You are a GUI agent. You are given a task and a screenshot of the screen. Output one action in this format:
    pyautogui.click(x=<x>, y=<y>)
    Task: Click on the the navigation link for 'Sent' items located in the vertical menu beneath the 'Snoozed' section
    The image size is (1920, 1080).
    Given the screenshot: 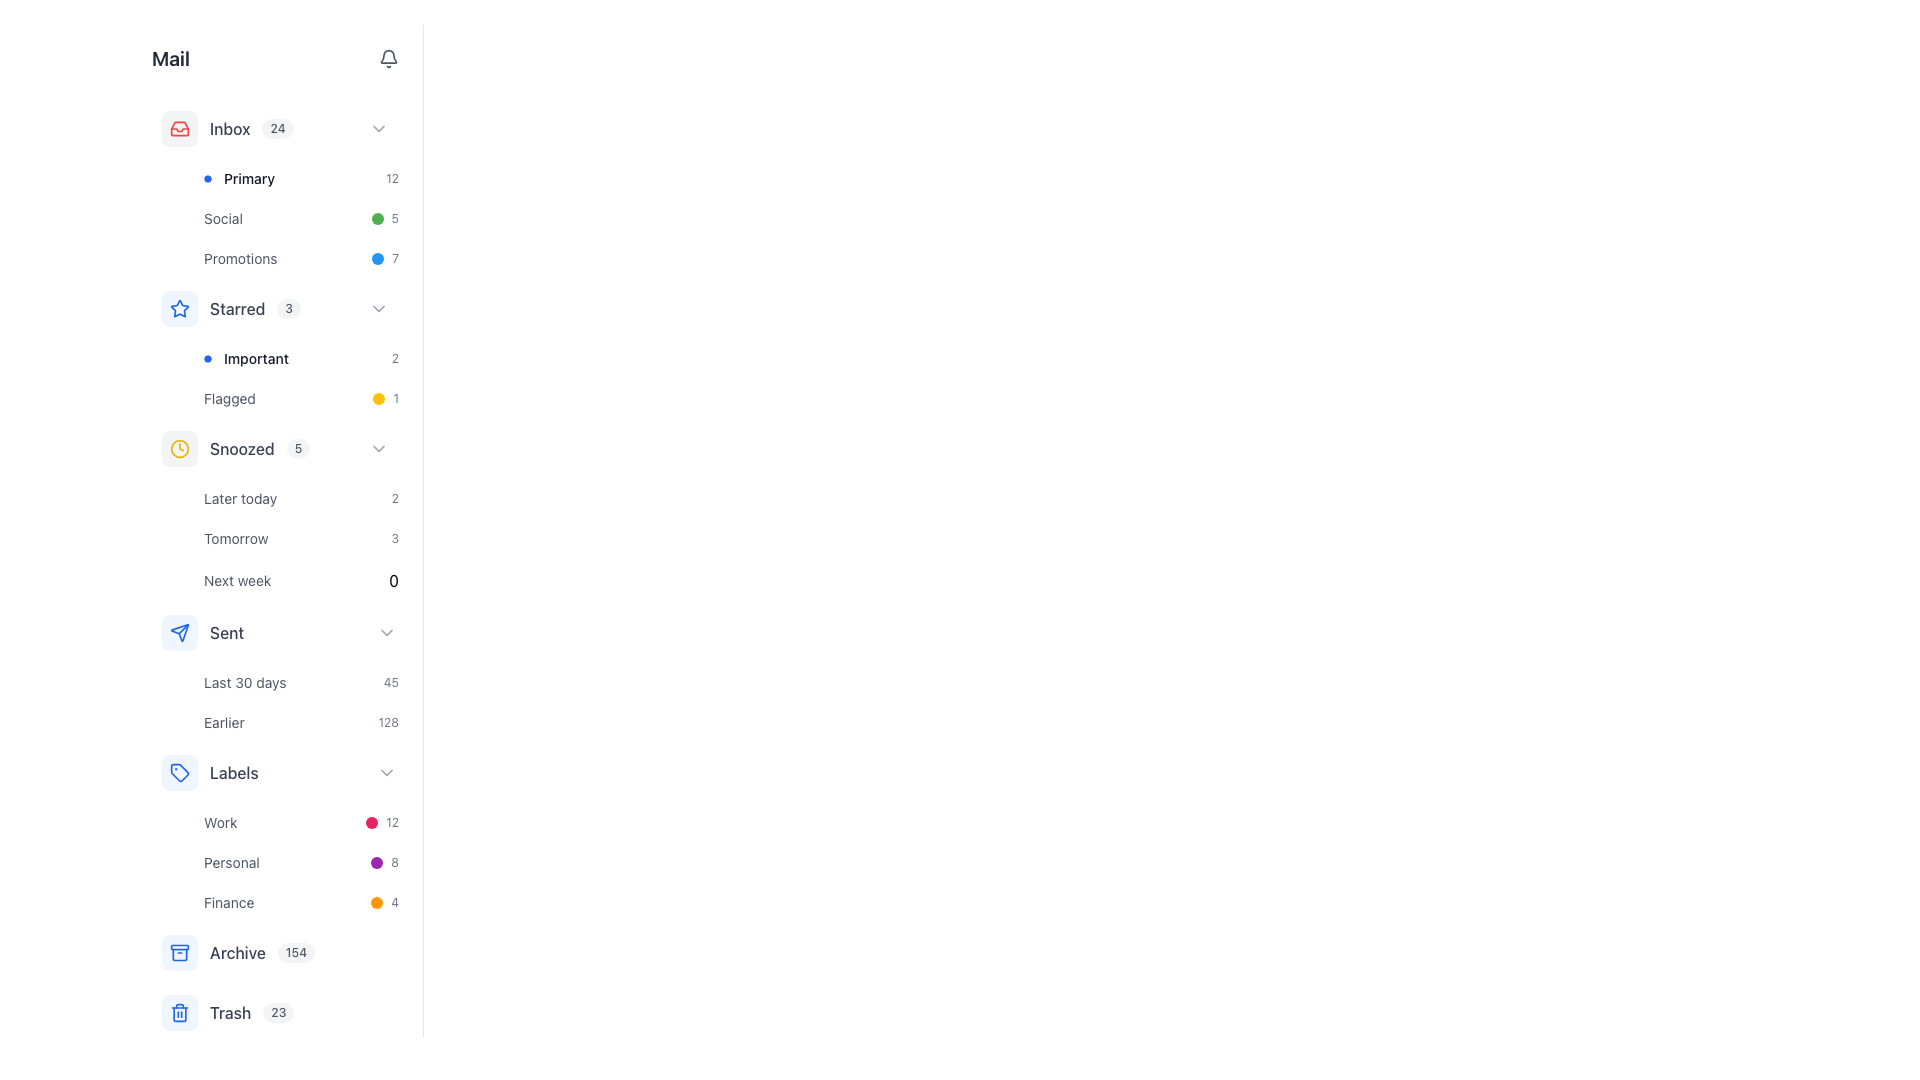 What is the action you would take?
    pyautogui.click(x=202, y=632)
    